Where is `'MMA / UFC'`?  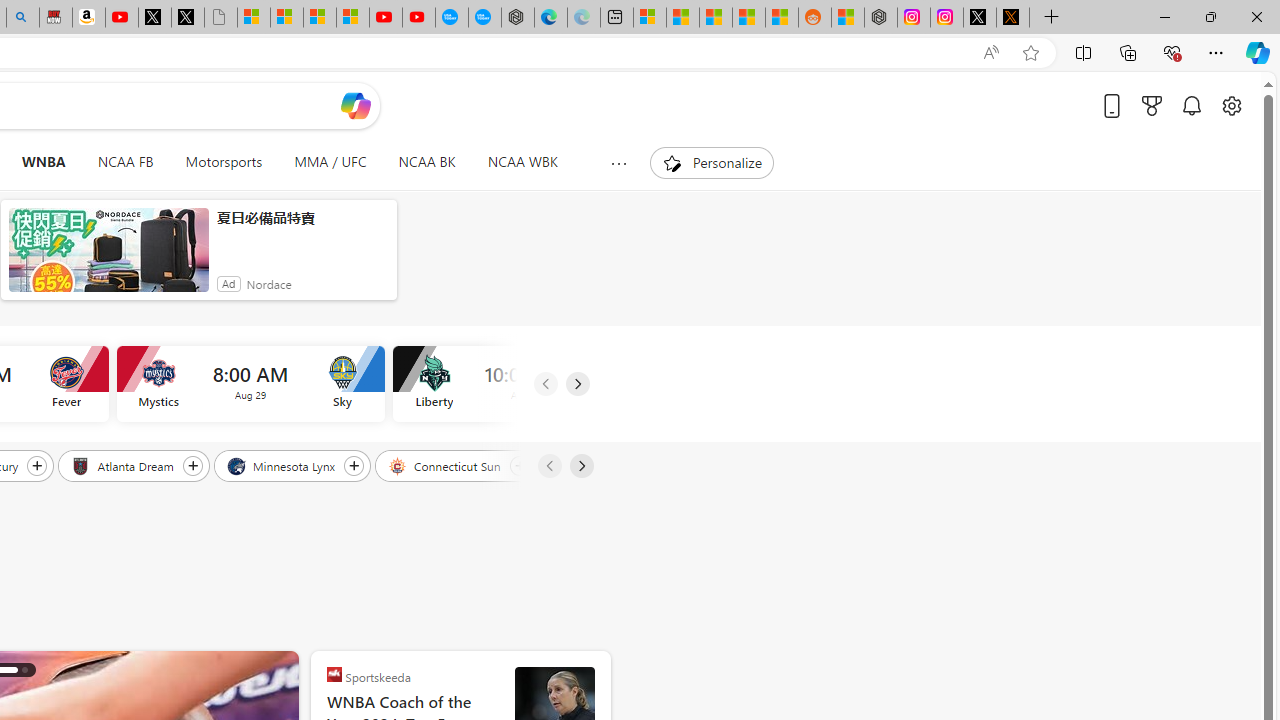
'MMA / UFC' is located at coordinates (330, 162).